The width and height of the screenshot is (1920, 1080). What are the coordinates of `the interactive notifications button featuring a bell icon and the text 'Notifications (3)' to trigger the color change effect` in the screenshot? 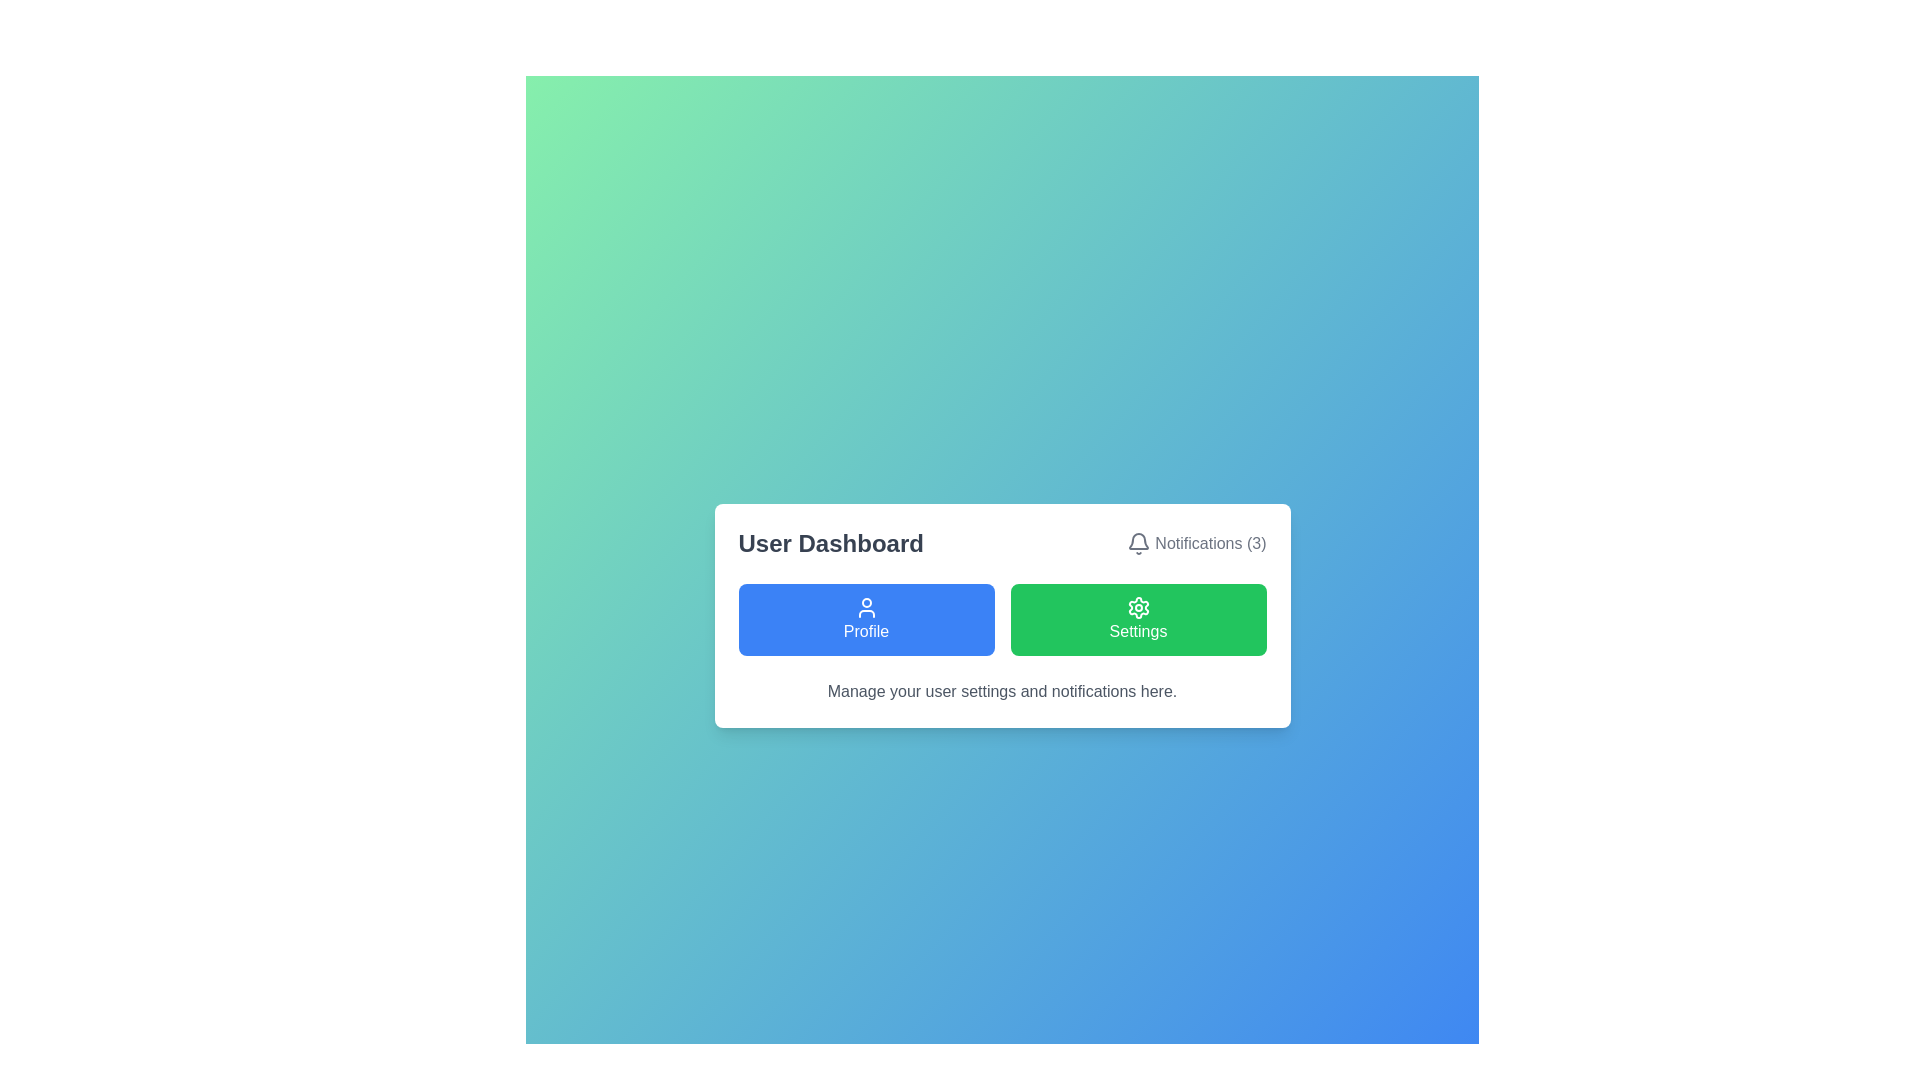 It's located at (1196, 543).